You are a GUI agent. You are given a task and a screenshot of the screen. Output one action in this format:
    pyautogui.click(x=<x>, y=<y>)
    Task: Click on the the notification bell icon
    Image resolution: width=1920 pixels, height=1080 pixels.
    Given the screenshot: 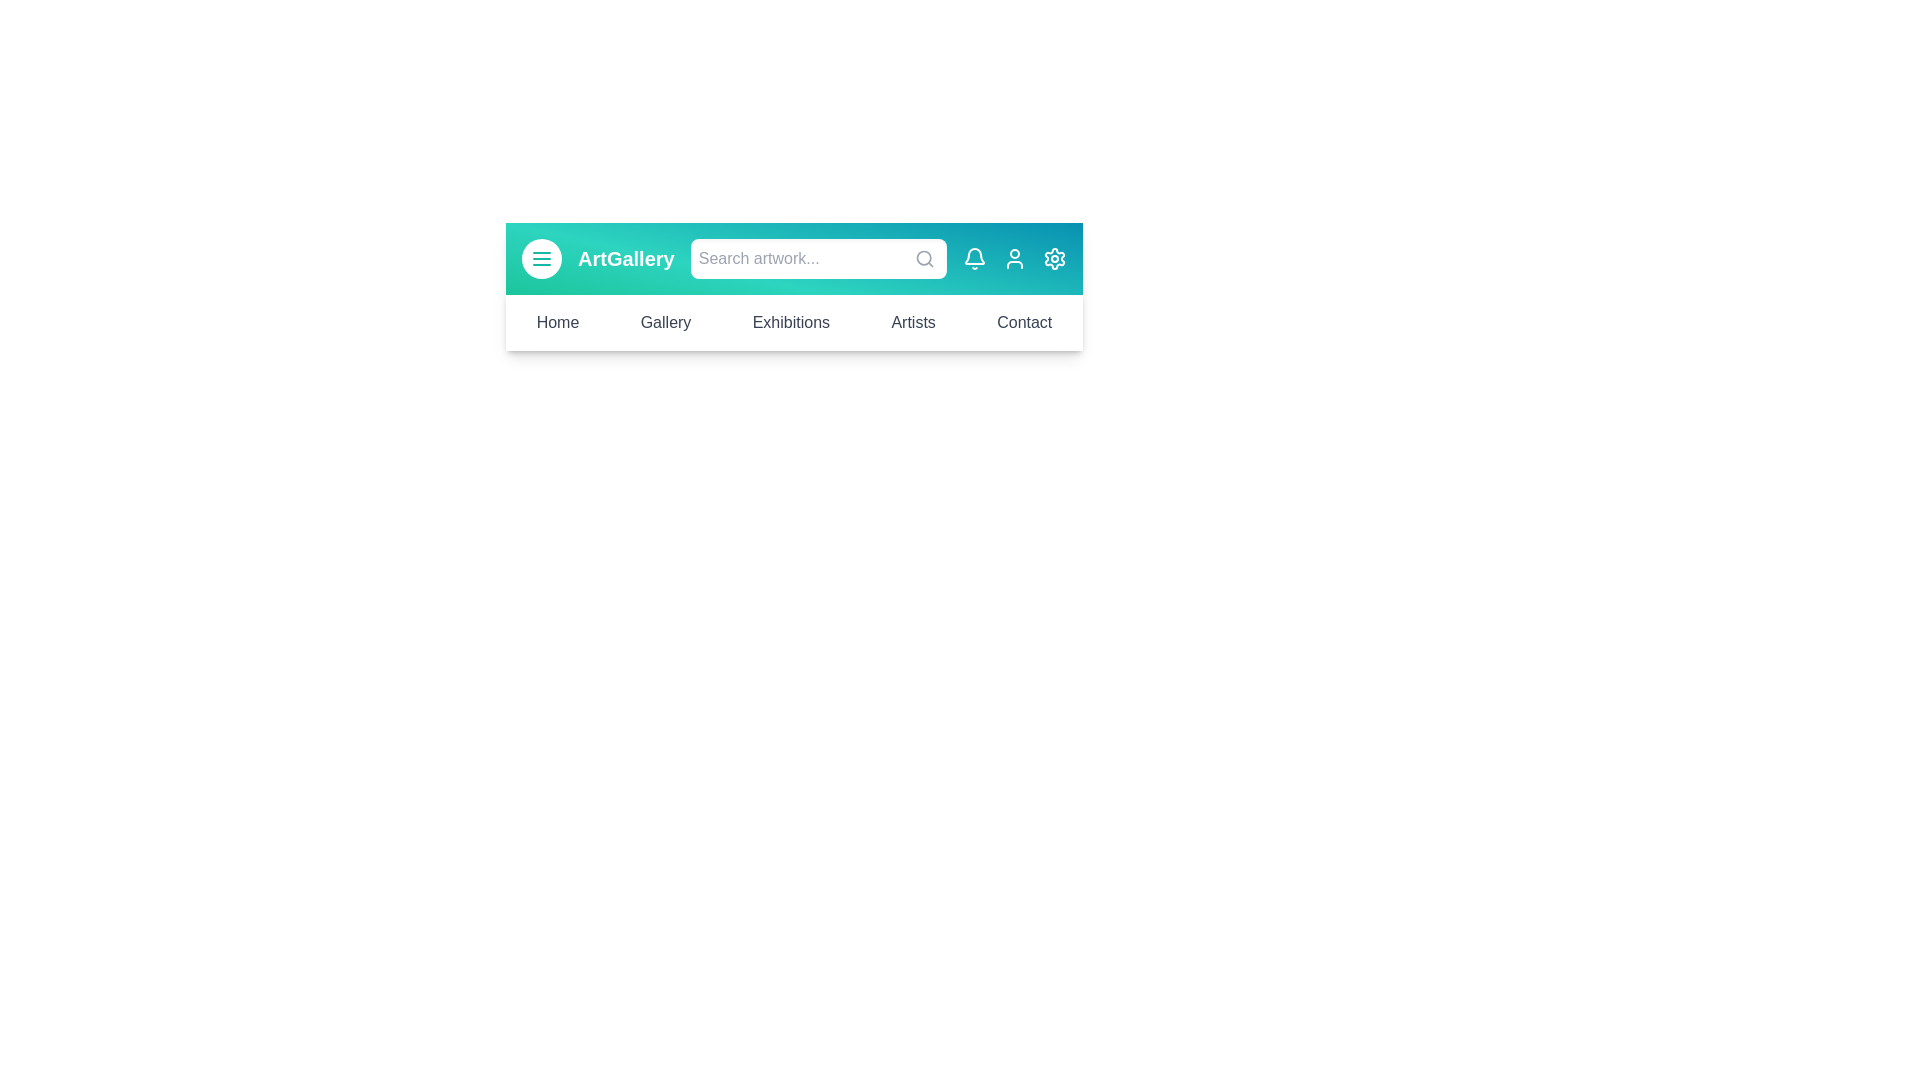 What is the action you would take?
    pyautogui.click(x=974, y=257)
    